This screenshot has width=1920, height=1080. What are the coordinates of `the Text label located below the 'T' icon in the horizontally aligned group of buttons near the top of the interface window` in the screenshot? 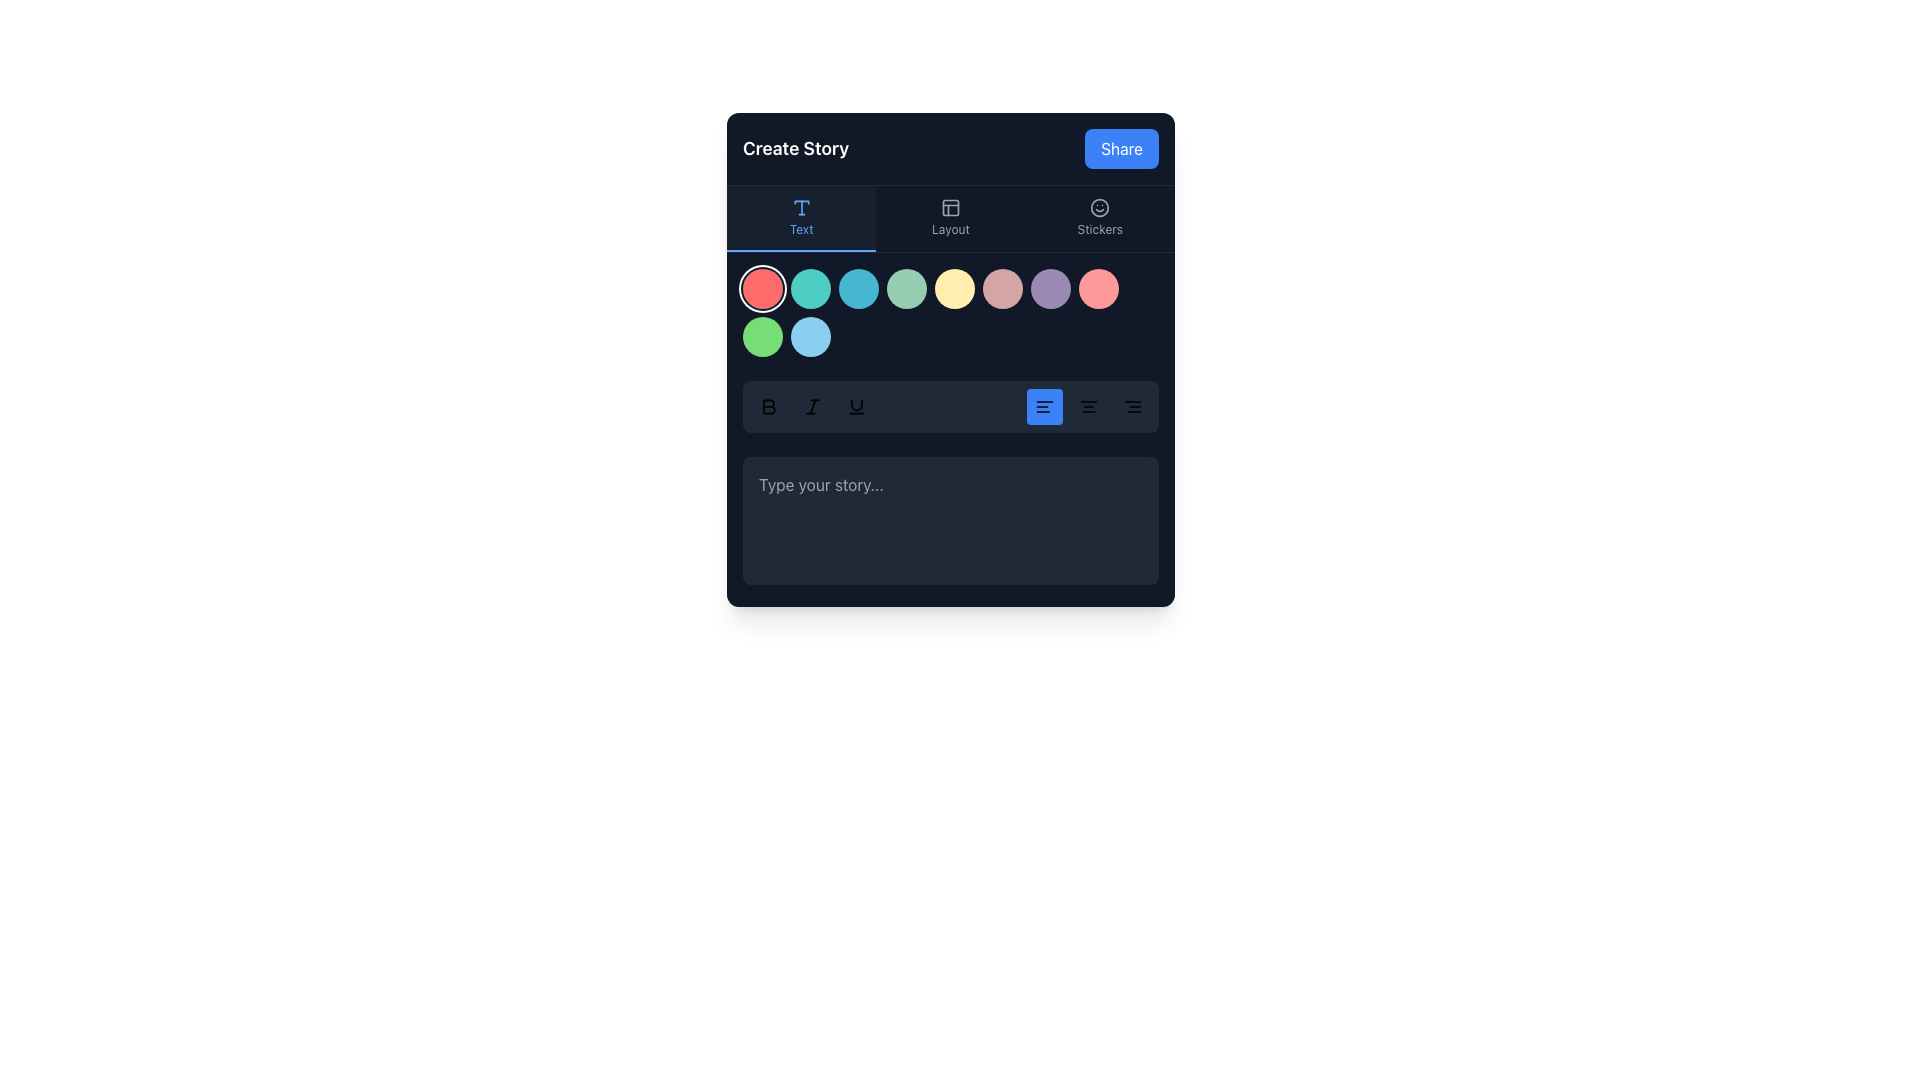 It's located at (801, 229).